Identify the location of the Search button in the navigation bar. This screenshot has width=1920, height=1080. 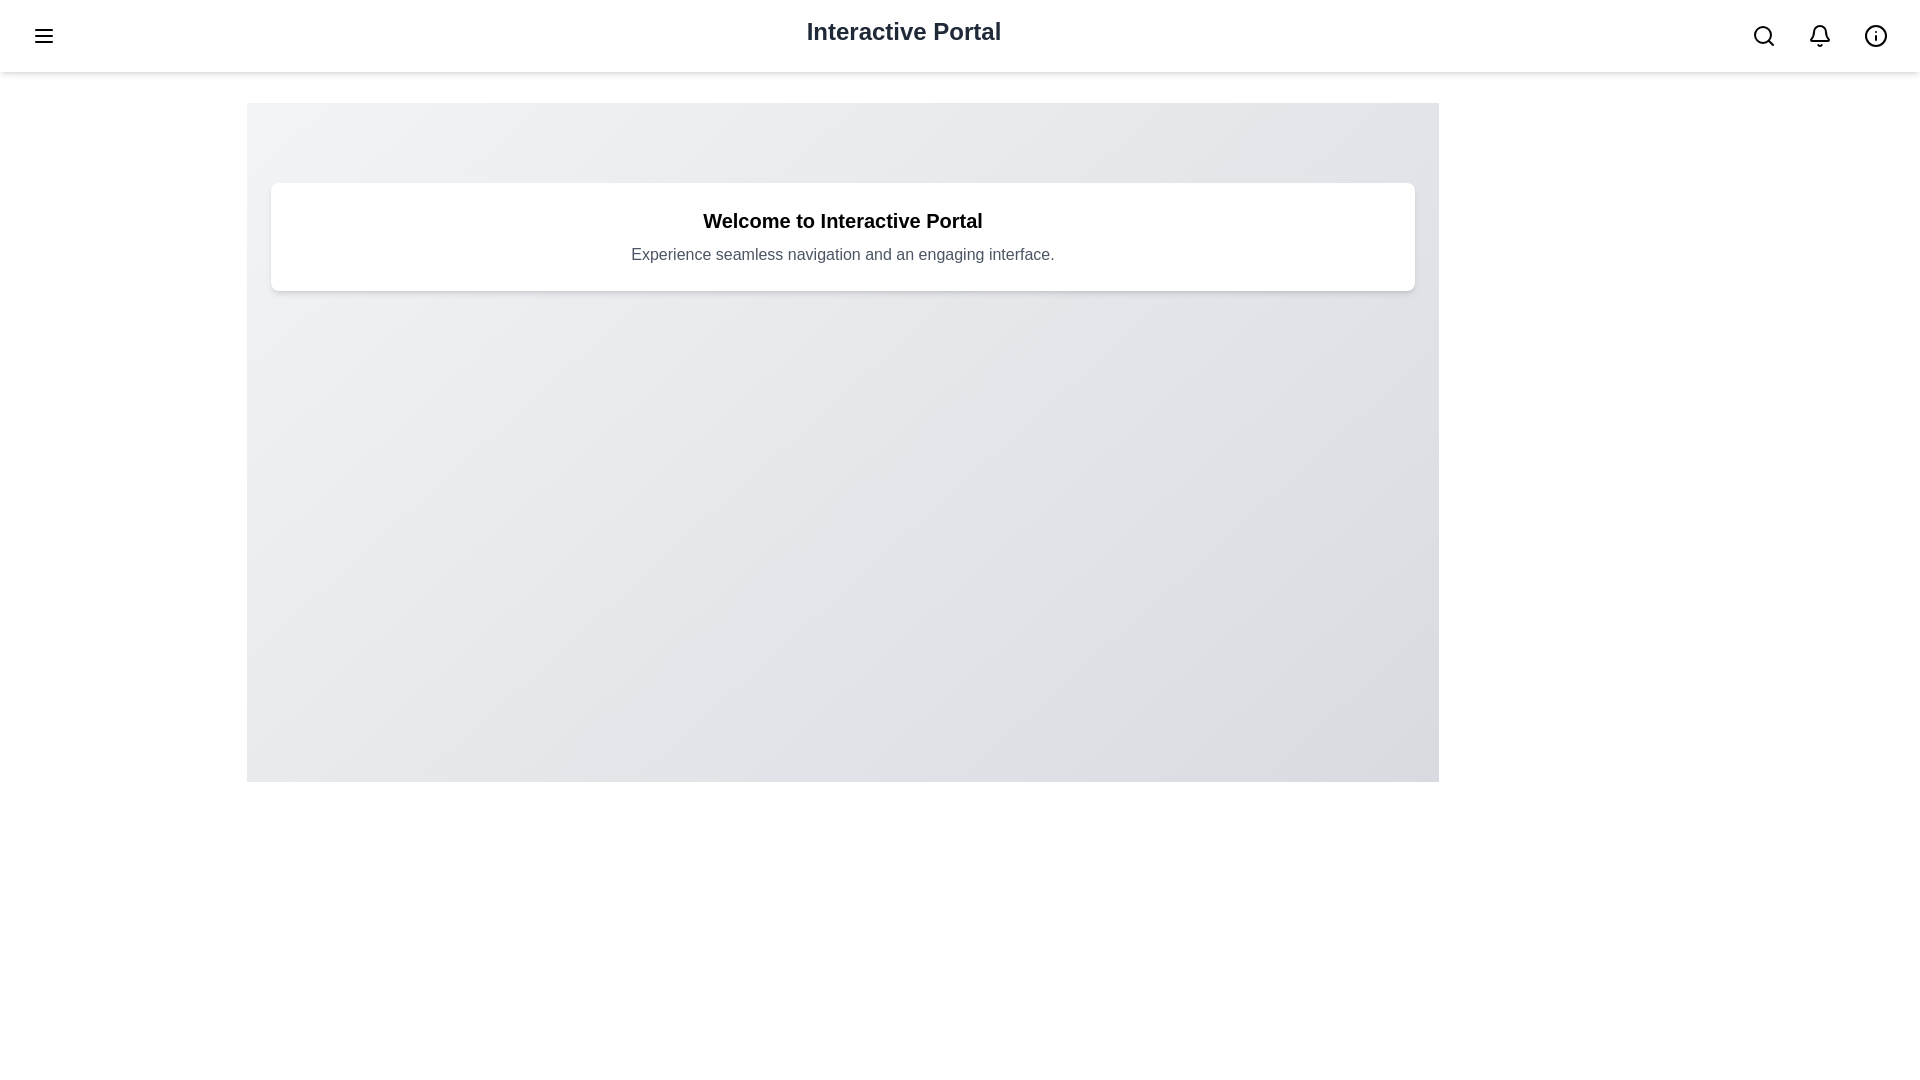
(1763, 35).